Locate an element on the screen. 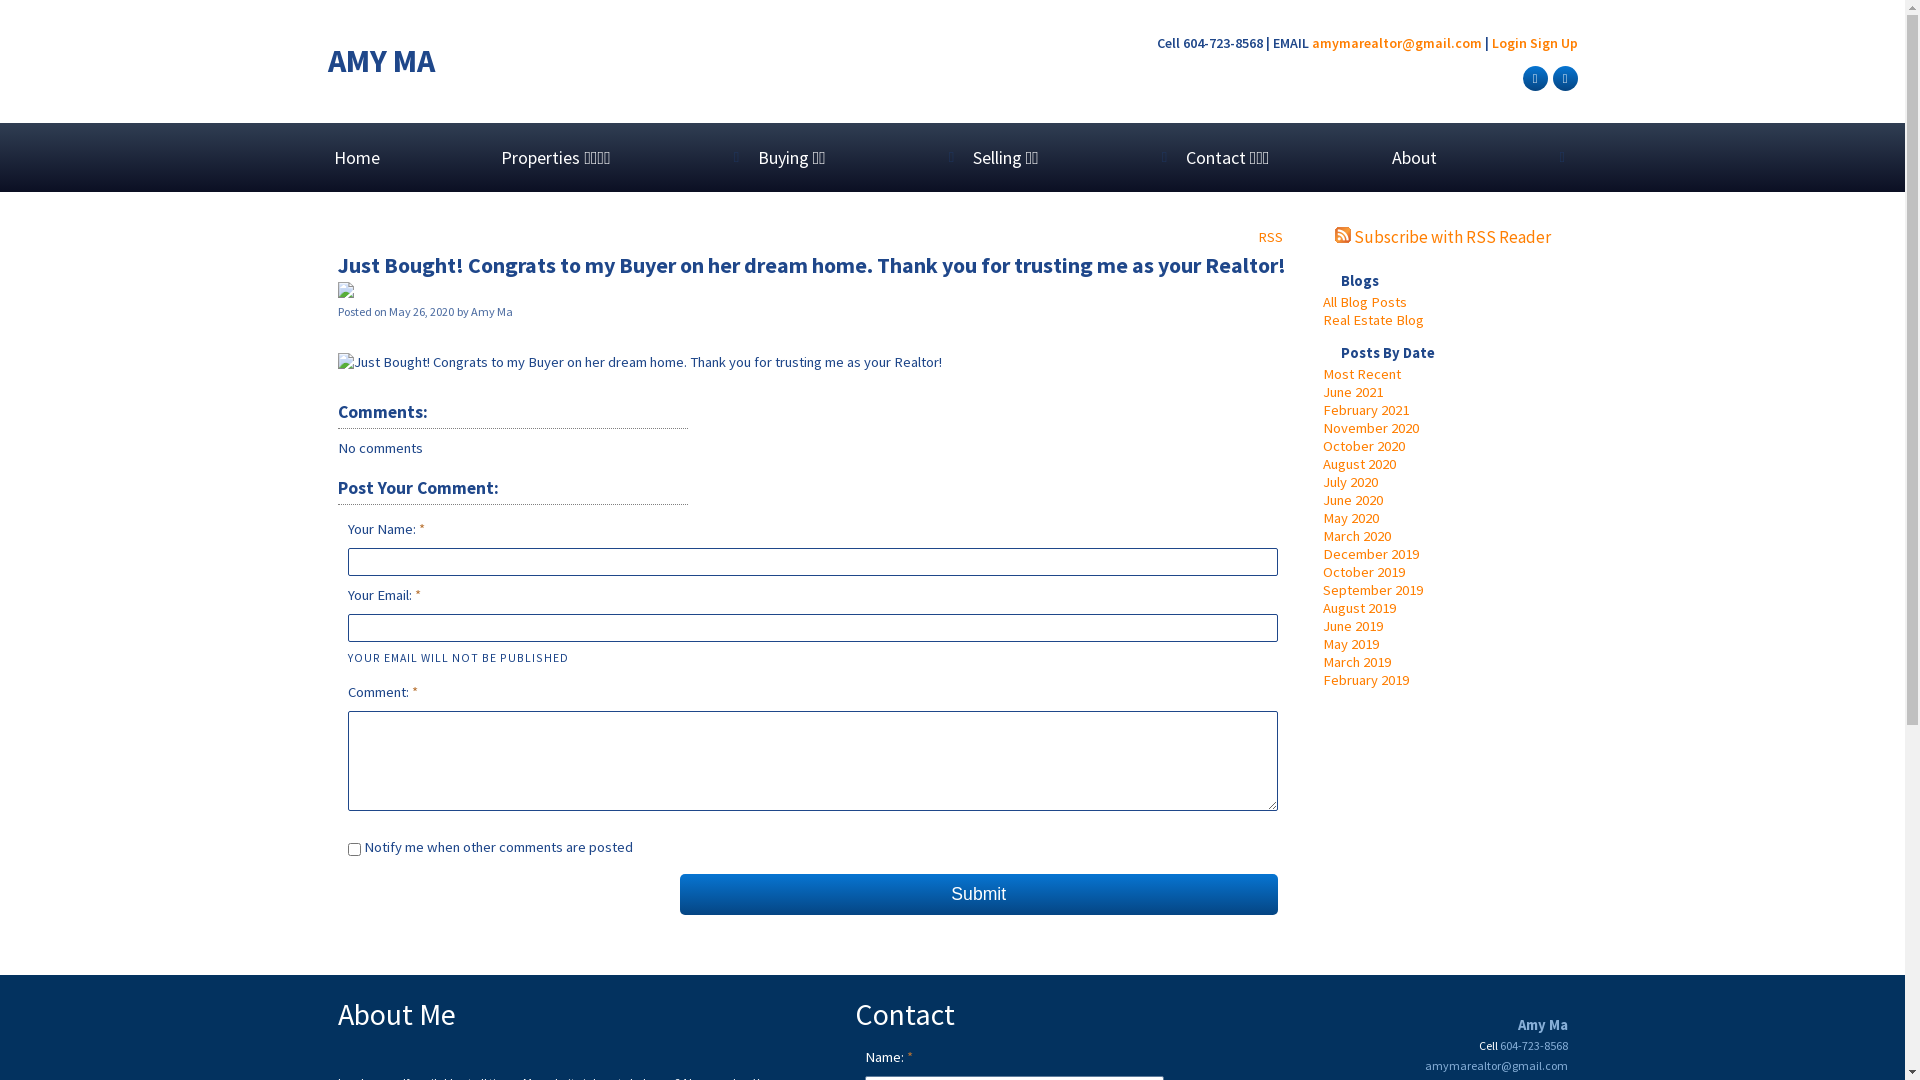  'July 2020' is located at coordinates (1349, 482).